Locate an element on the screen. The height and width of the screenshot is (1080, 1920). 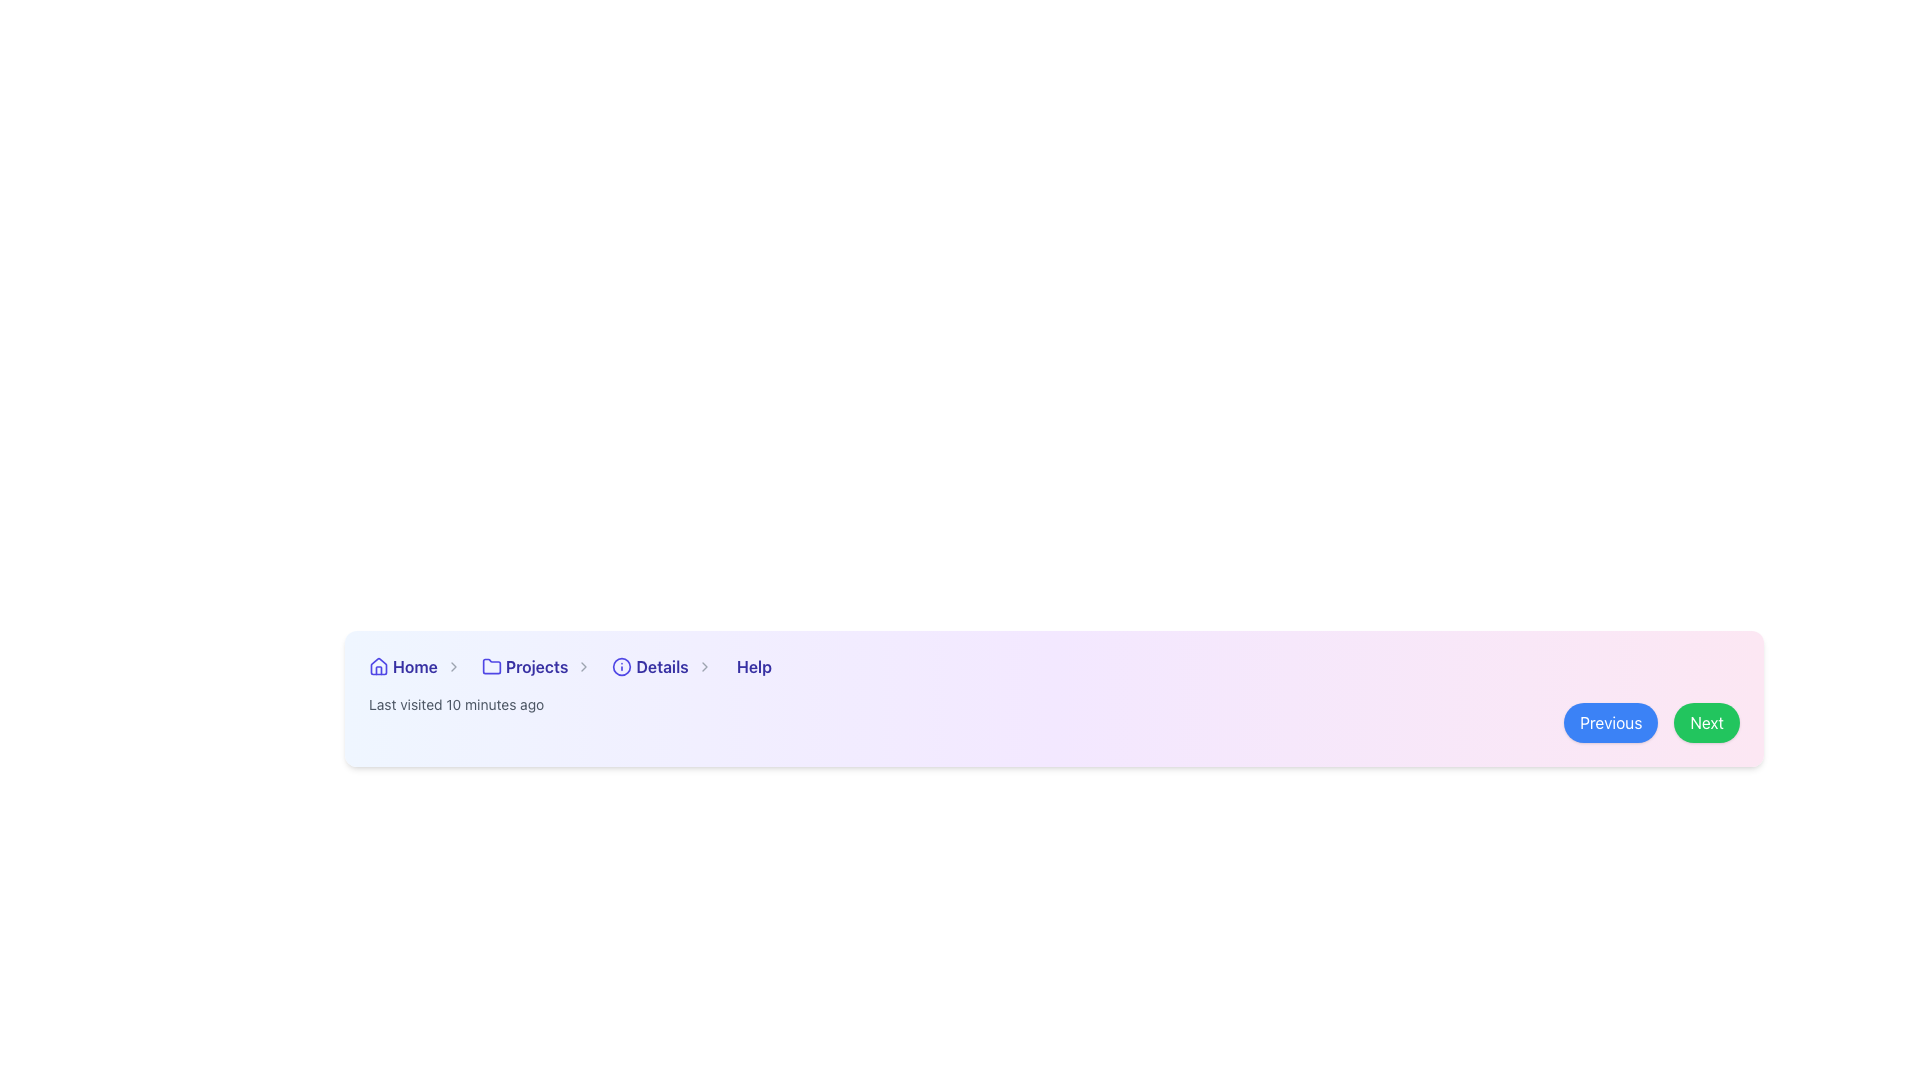
the hyperlink labeled 'Details' located on the navigation bar, positioned between the information icon and the 'Help' text, which is the third interactive element from the left is located at coordinates (662, 667).